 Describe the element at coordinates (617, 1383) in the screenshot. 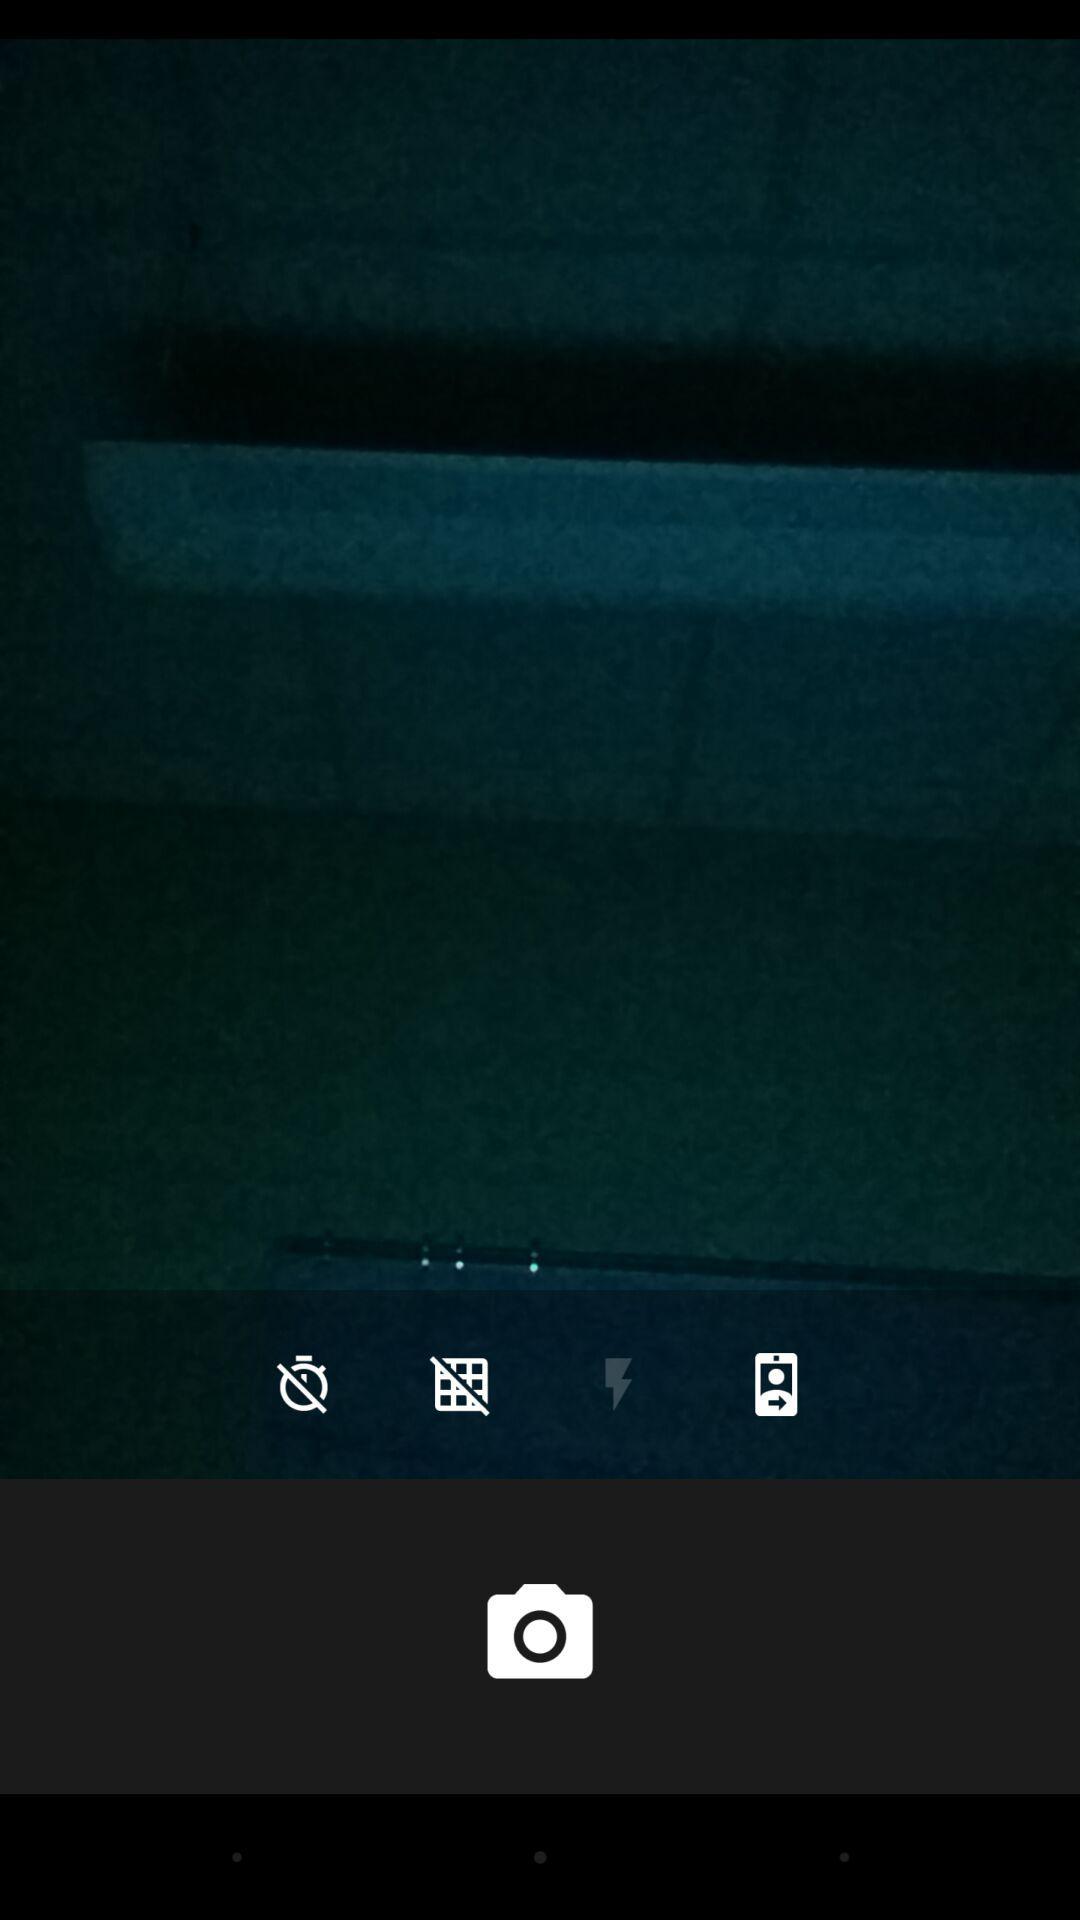

I see `the flash icon` at that location.